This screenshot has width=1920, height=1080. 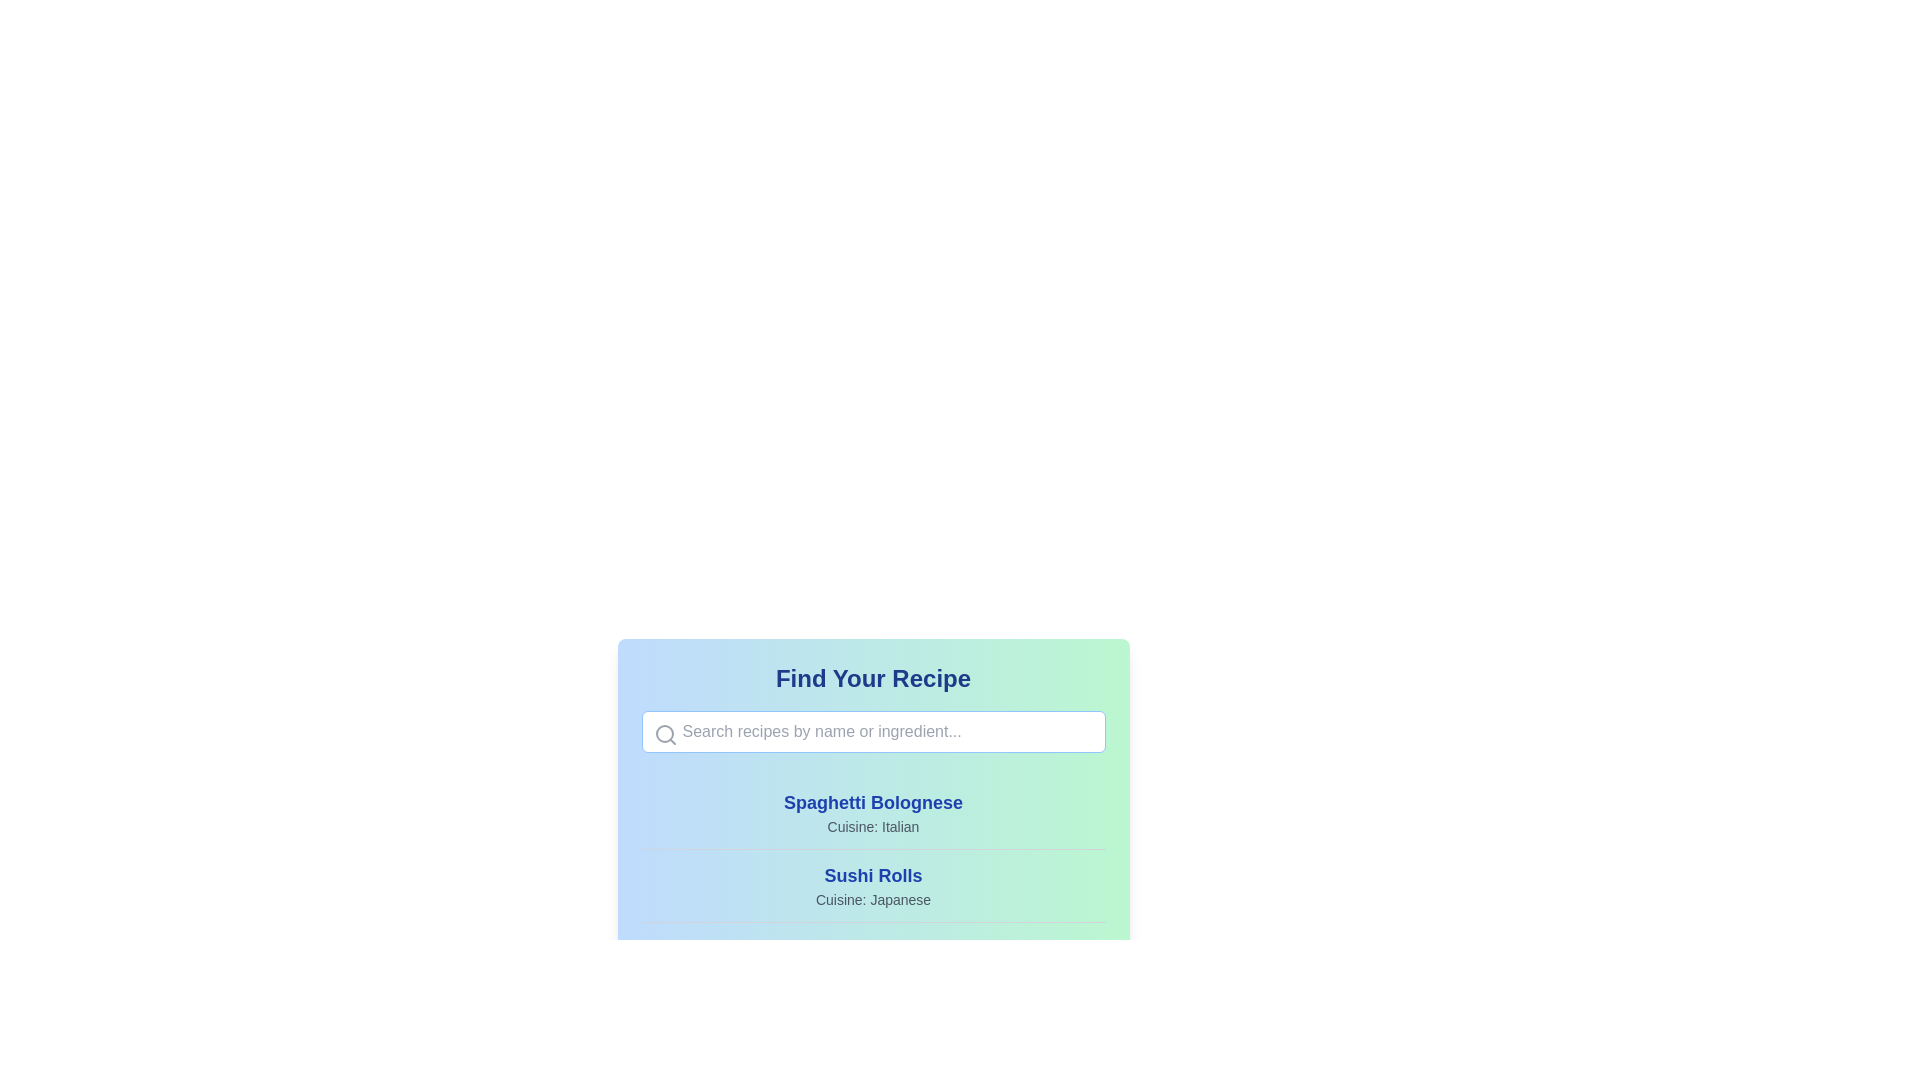 What do you see at coordinates (873, 813) in the screenshot?
I see `the first selectable recipe option for 'Spaghetti Bolognese' in the recipe menu to change its background color` at bounding box center [873, 813].